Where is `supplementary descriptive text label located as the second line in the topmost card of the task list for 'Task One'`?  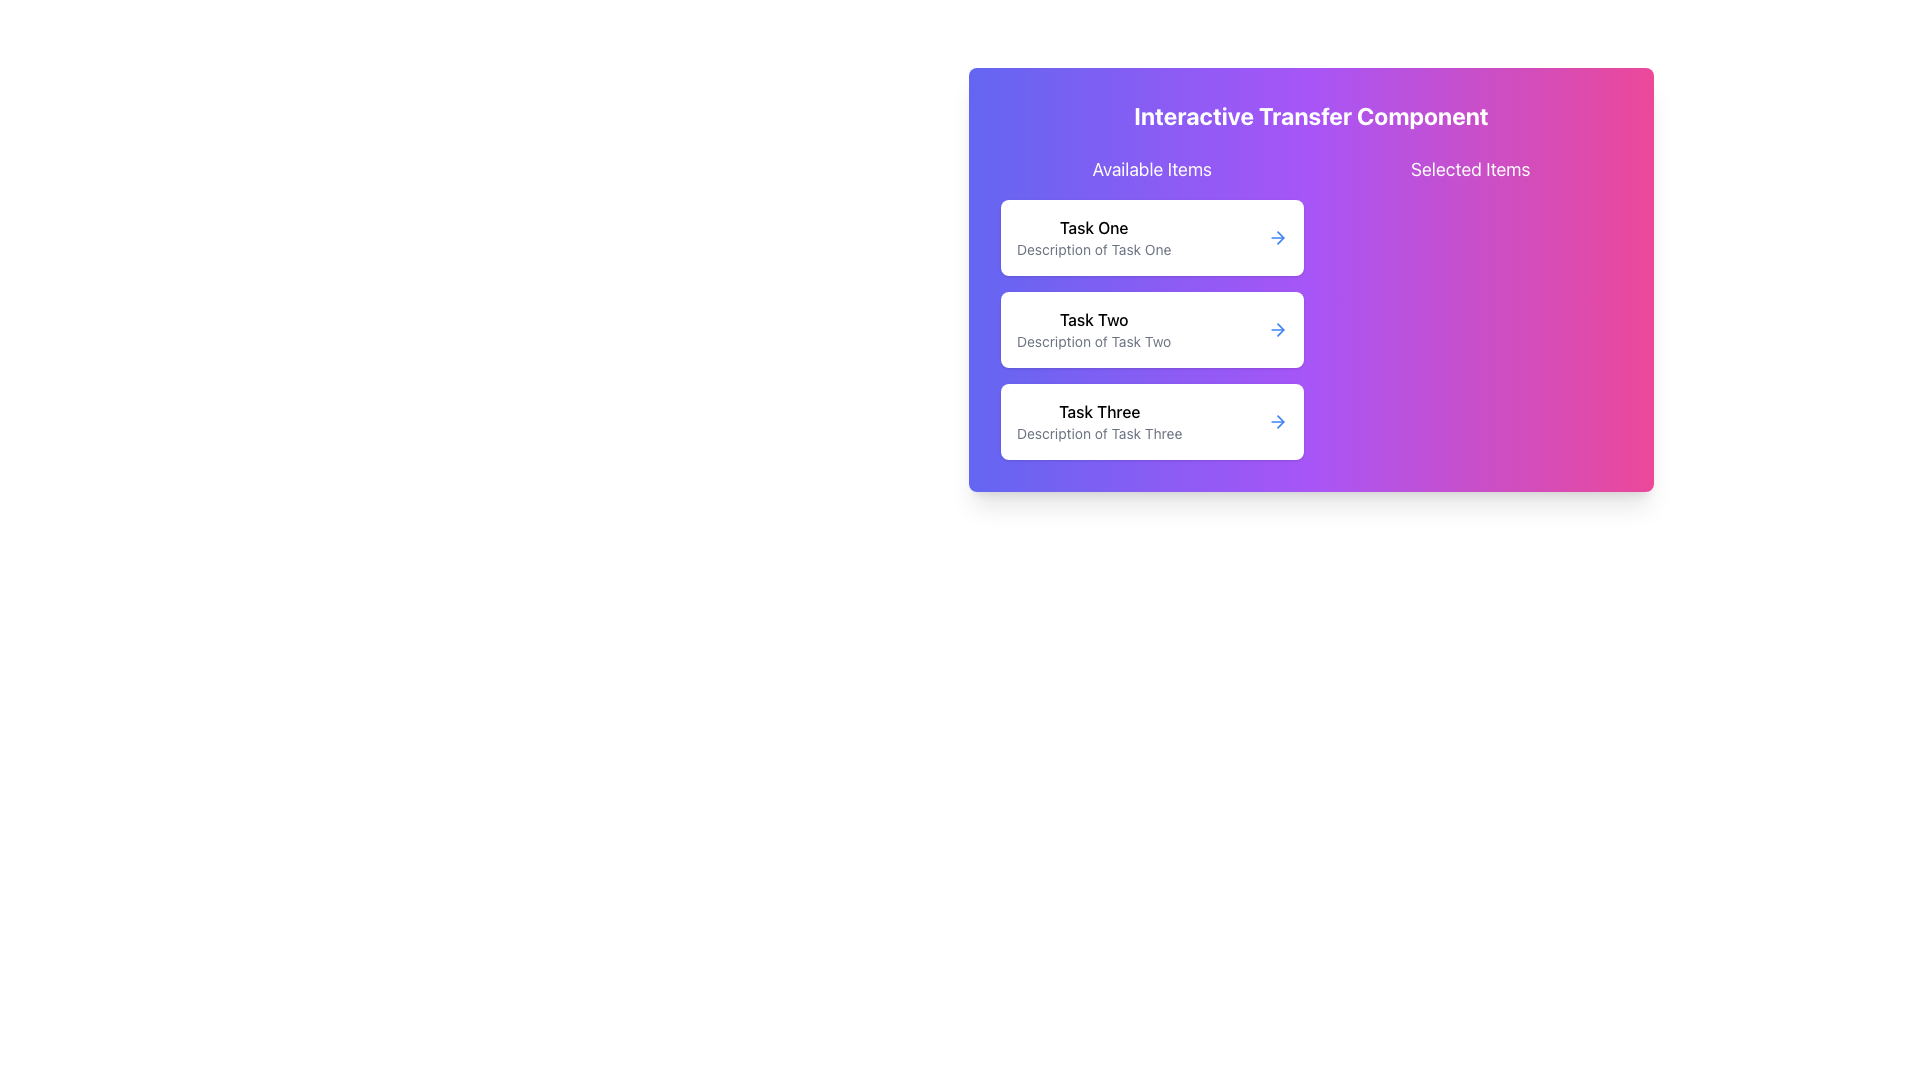
supplementary descriptive text label located as the second line in the topmost card of the task list for 'Task One' is located at coordinates (1093, 249).